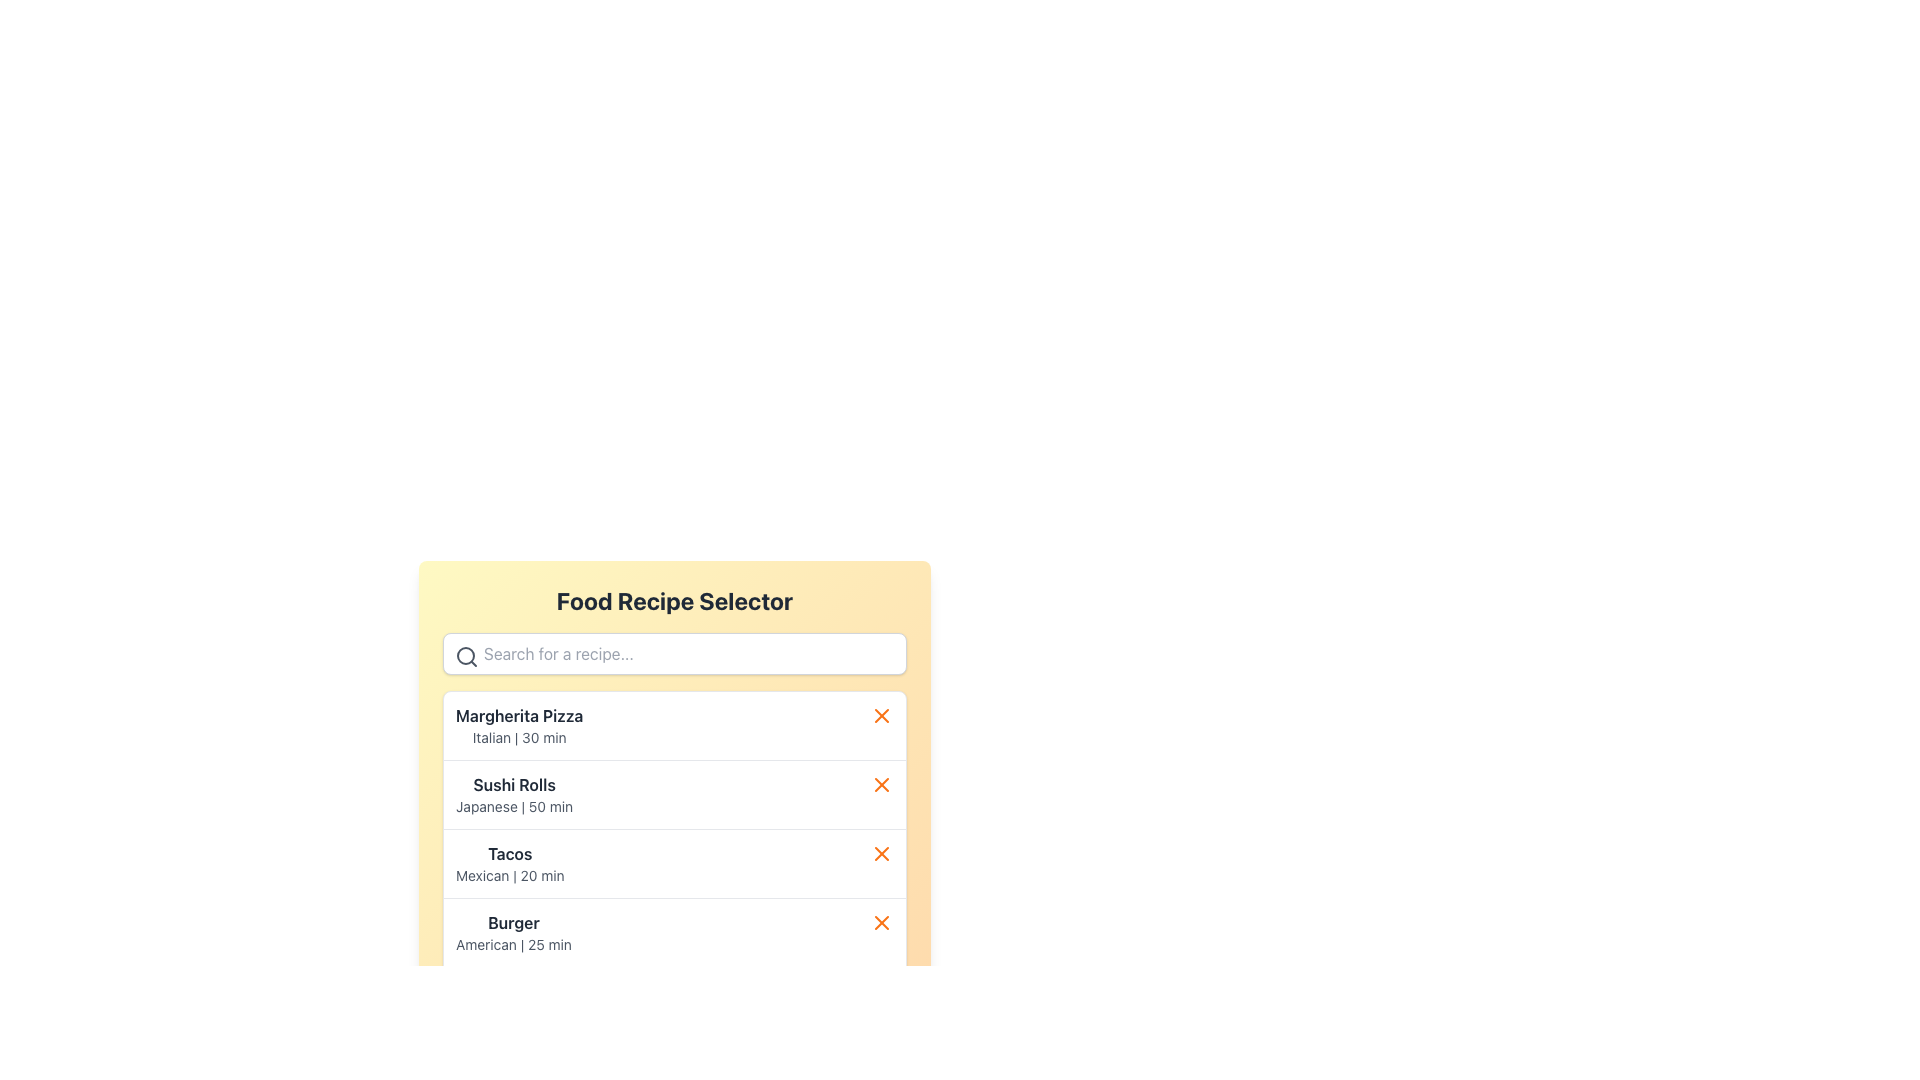 This screenshot has height=1080, width=1920. Describe the element at coordinates (881, 784) in the screenshot. I see `the deletion icon located on the right side of the third list item for 'Sushi Rolls'` at that location.